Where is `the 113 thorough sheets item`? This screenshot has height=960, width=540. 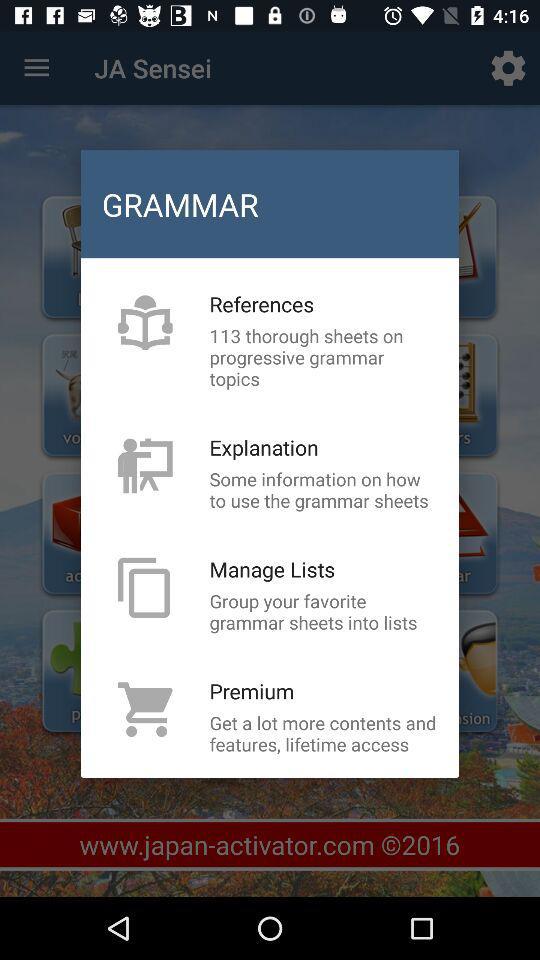 the 113 thorough sheets item is located at coordinates (323, 357).